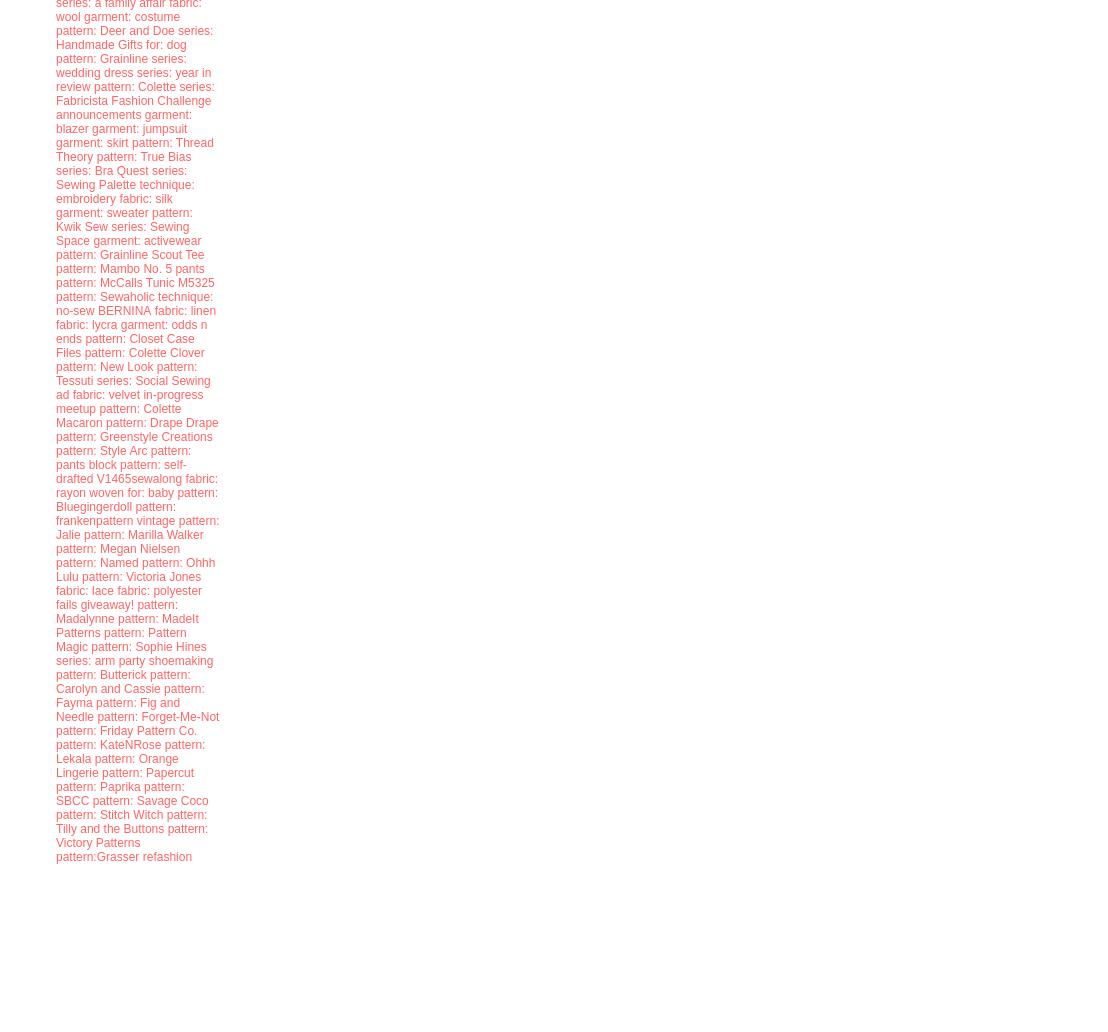 Image resolution: width=1108 pixels, height=1032 pixels. I want to click on 'in-progress', so click(171, 393).